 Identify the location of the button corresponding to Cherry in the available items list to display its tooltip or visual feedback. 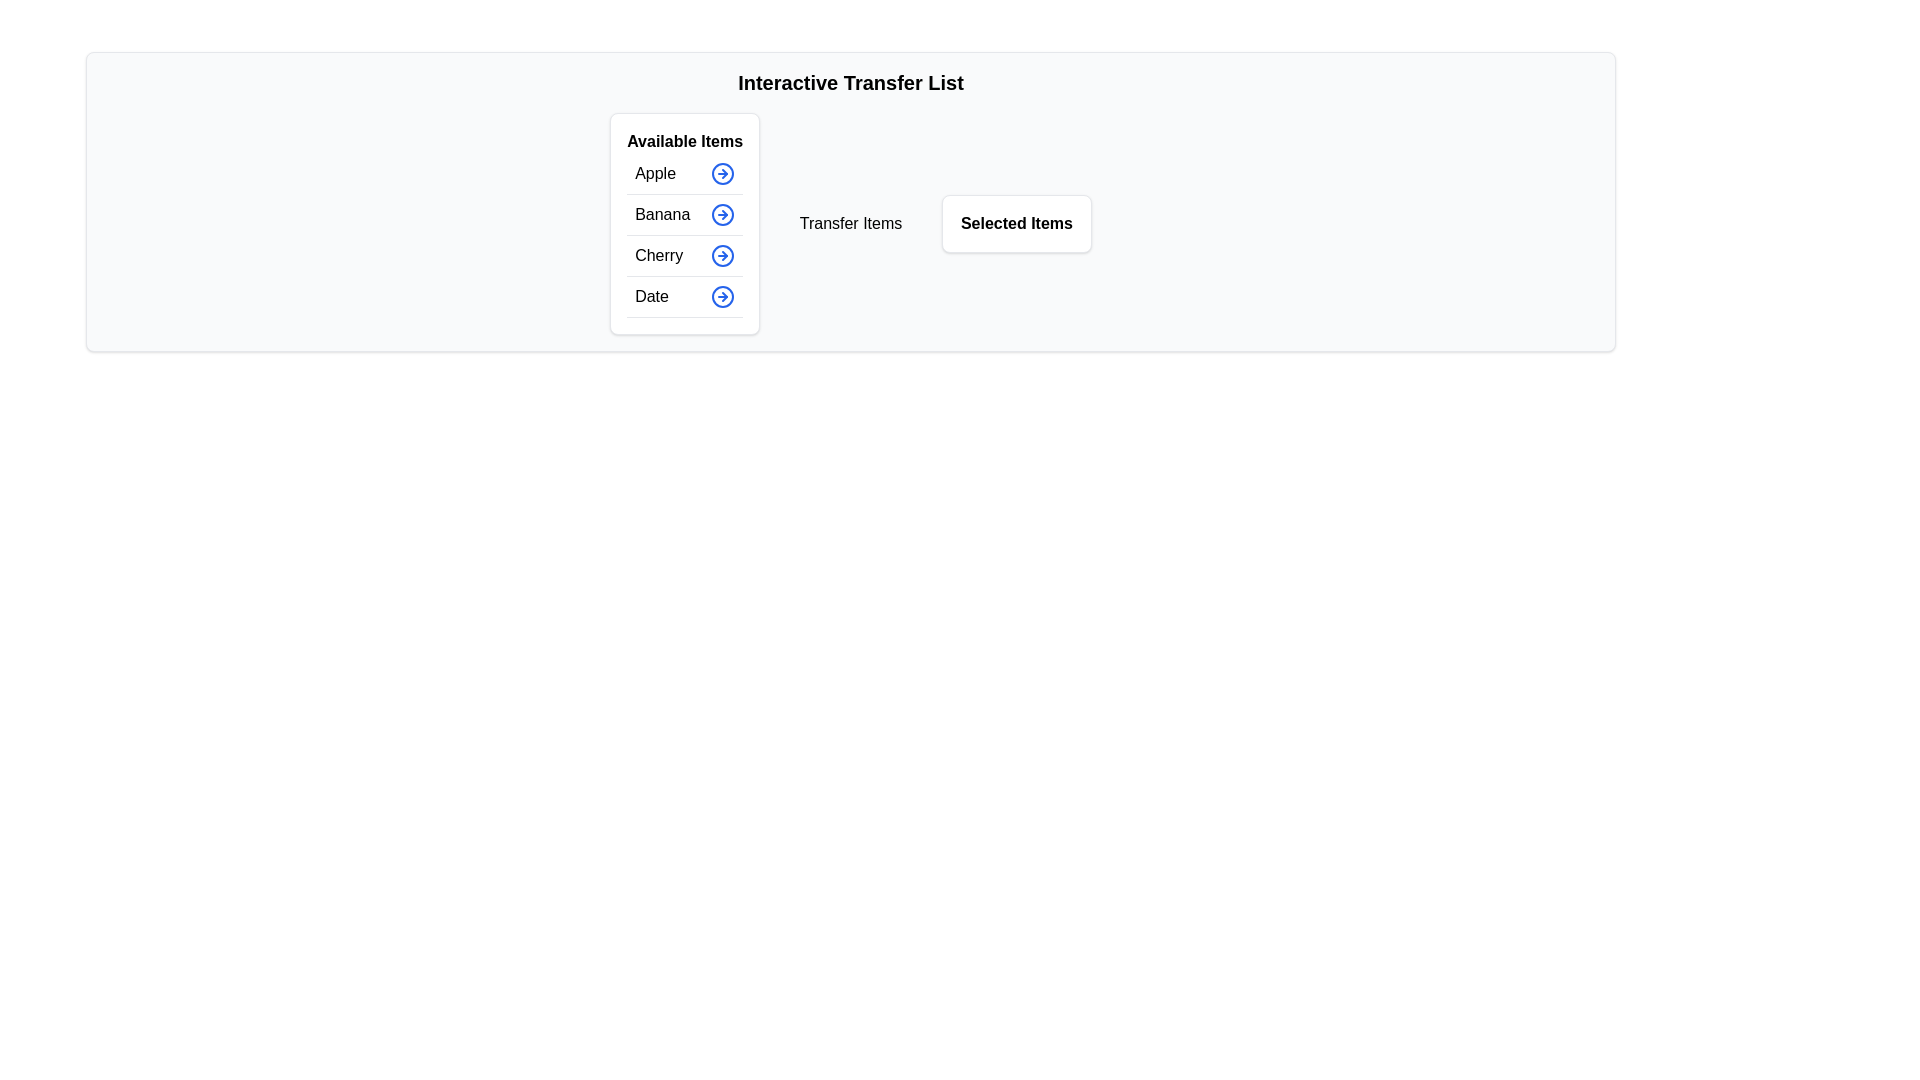
(722, 254).